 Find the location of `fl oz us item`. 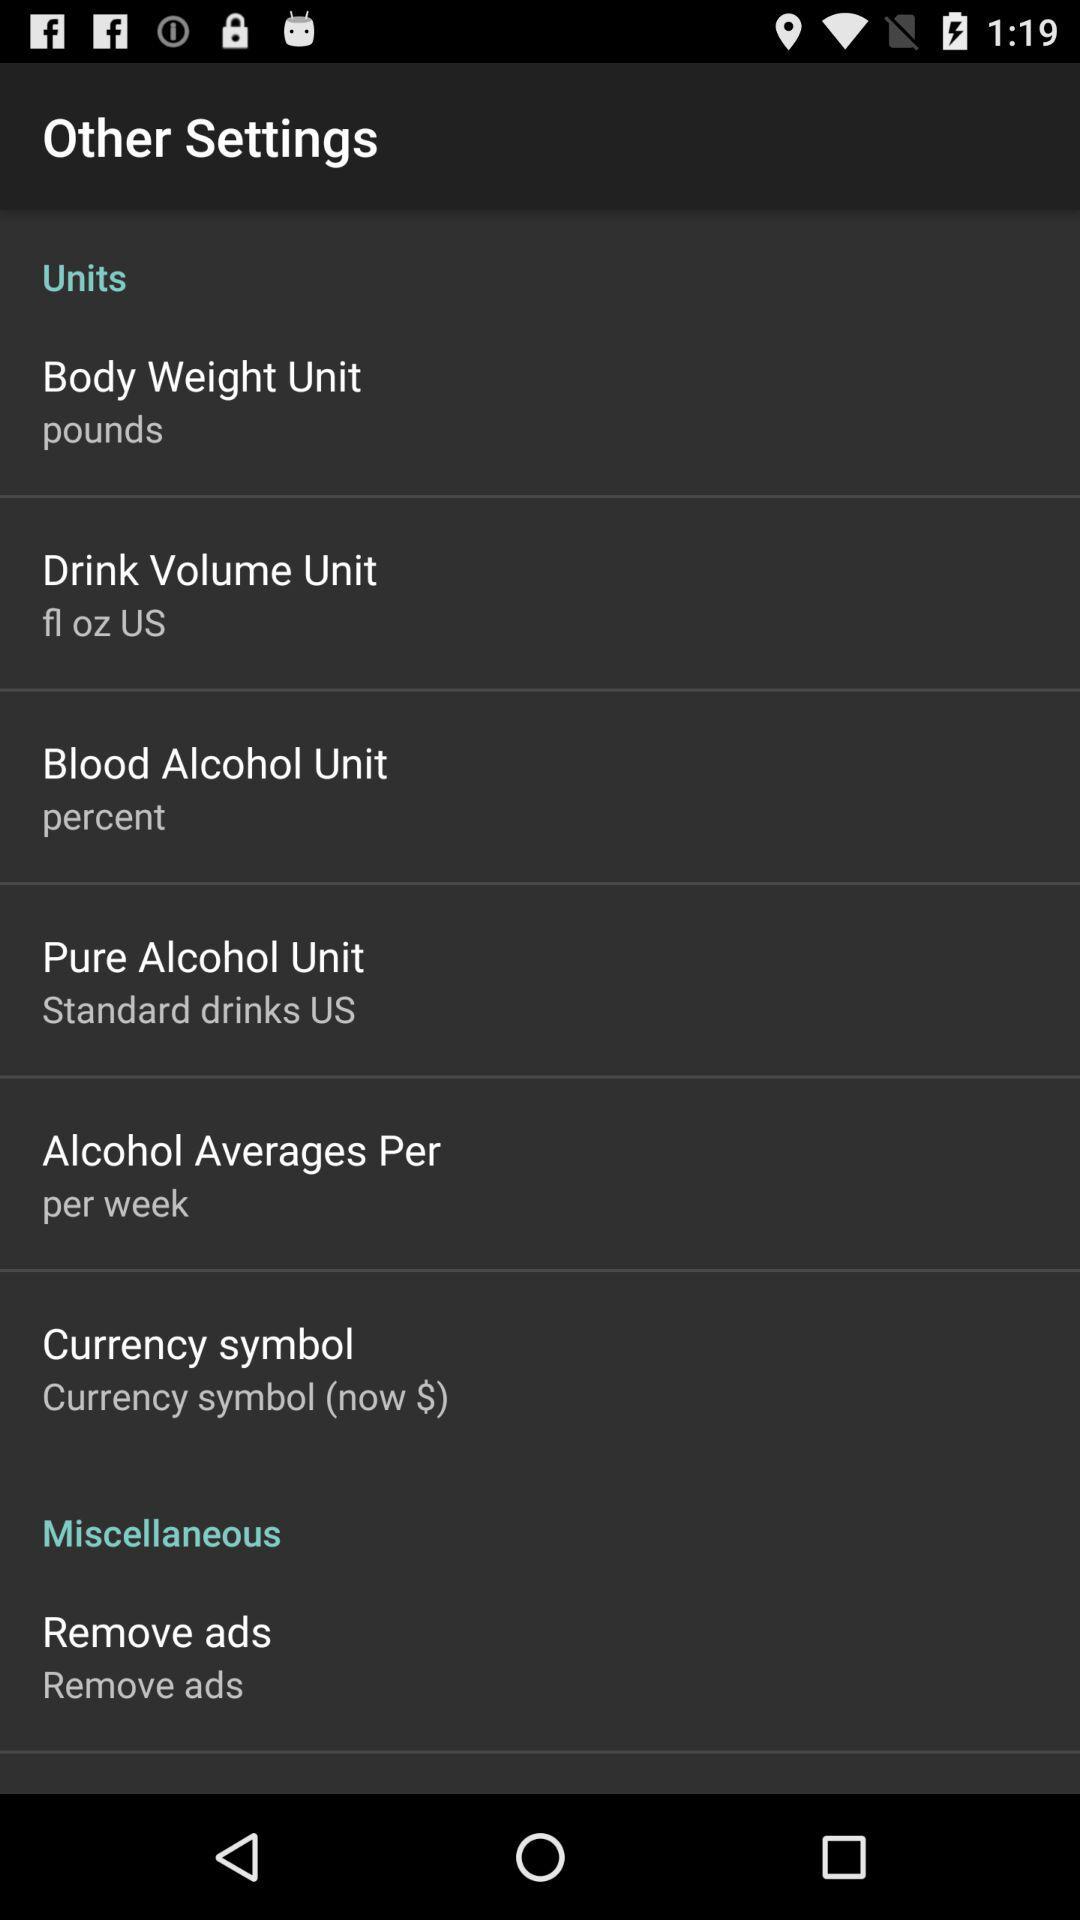

fl oz us item is located at coordinates (103, 620).